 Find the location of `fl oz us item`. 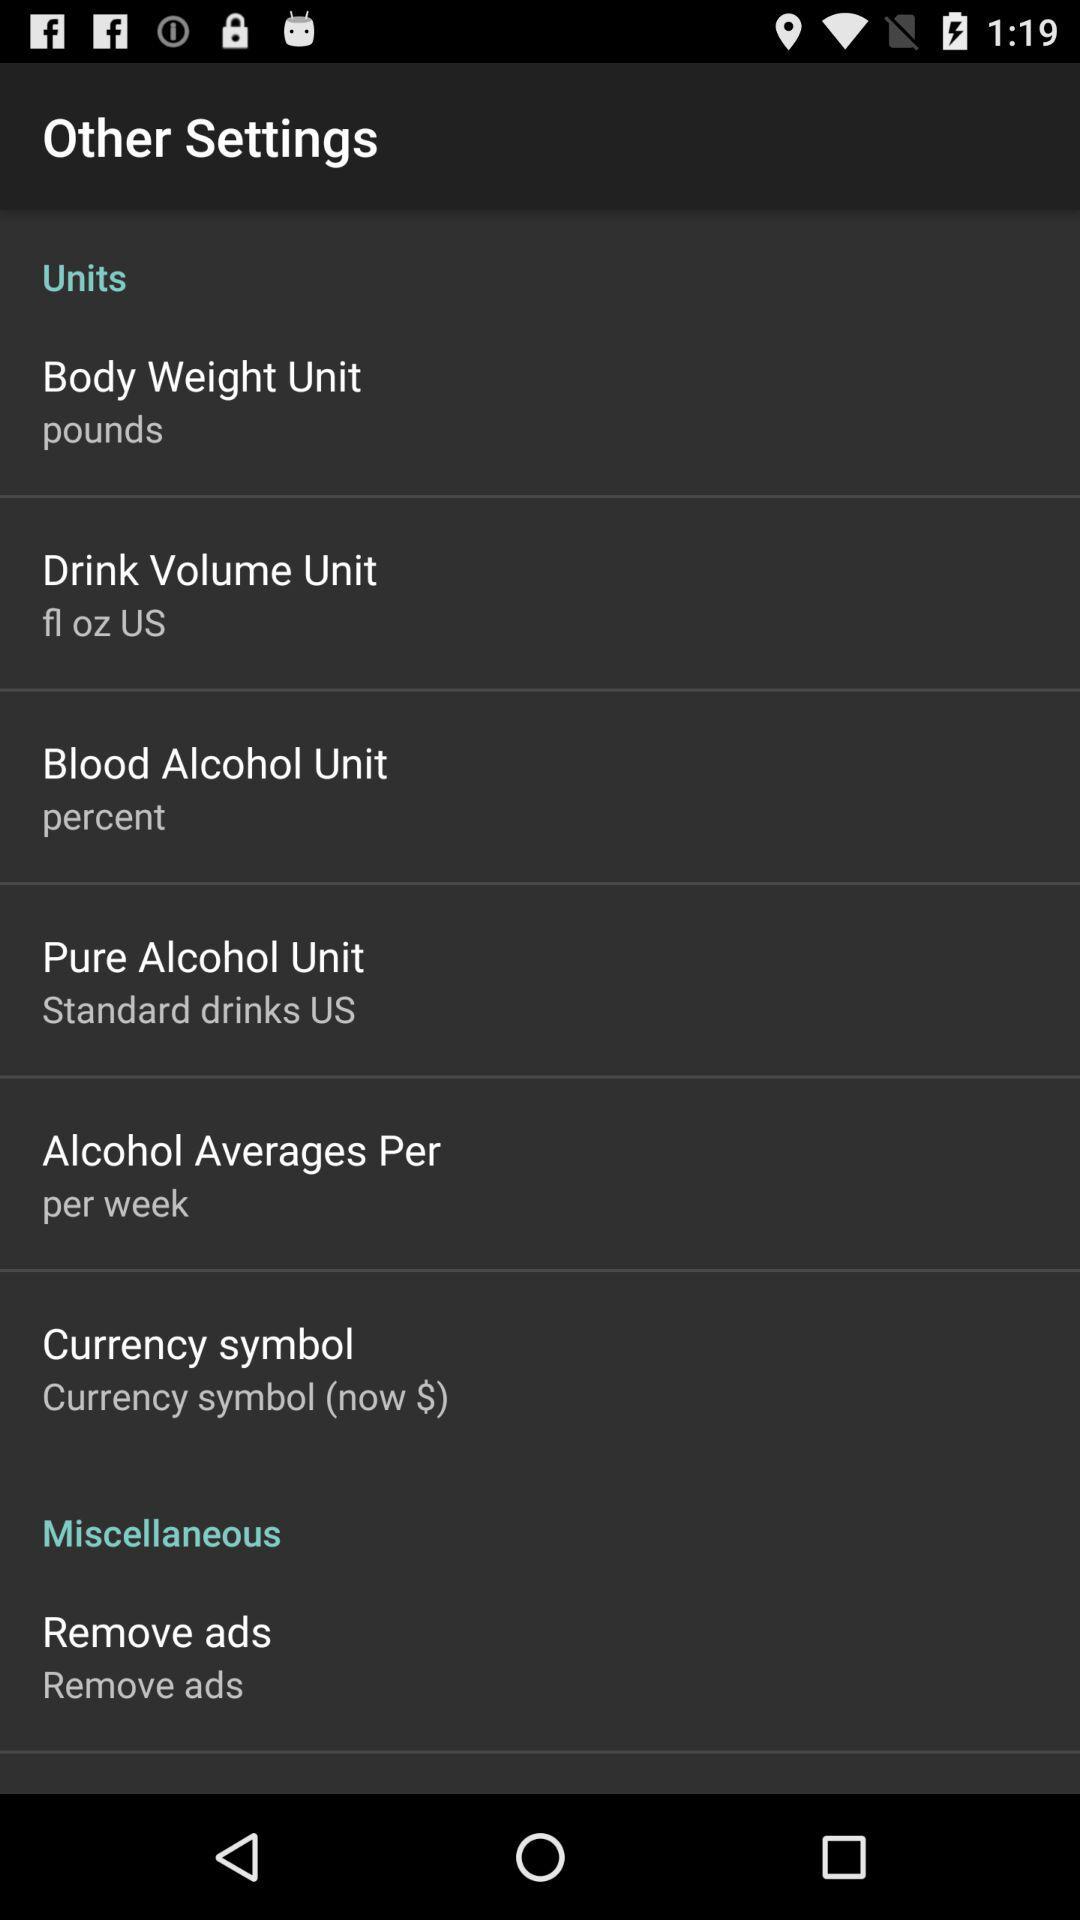

fl oz us item is located at coordinates (103, 620).